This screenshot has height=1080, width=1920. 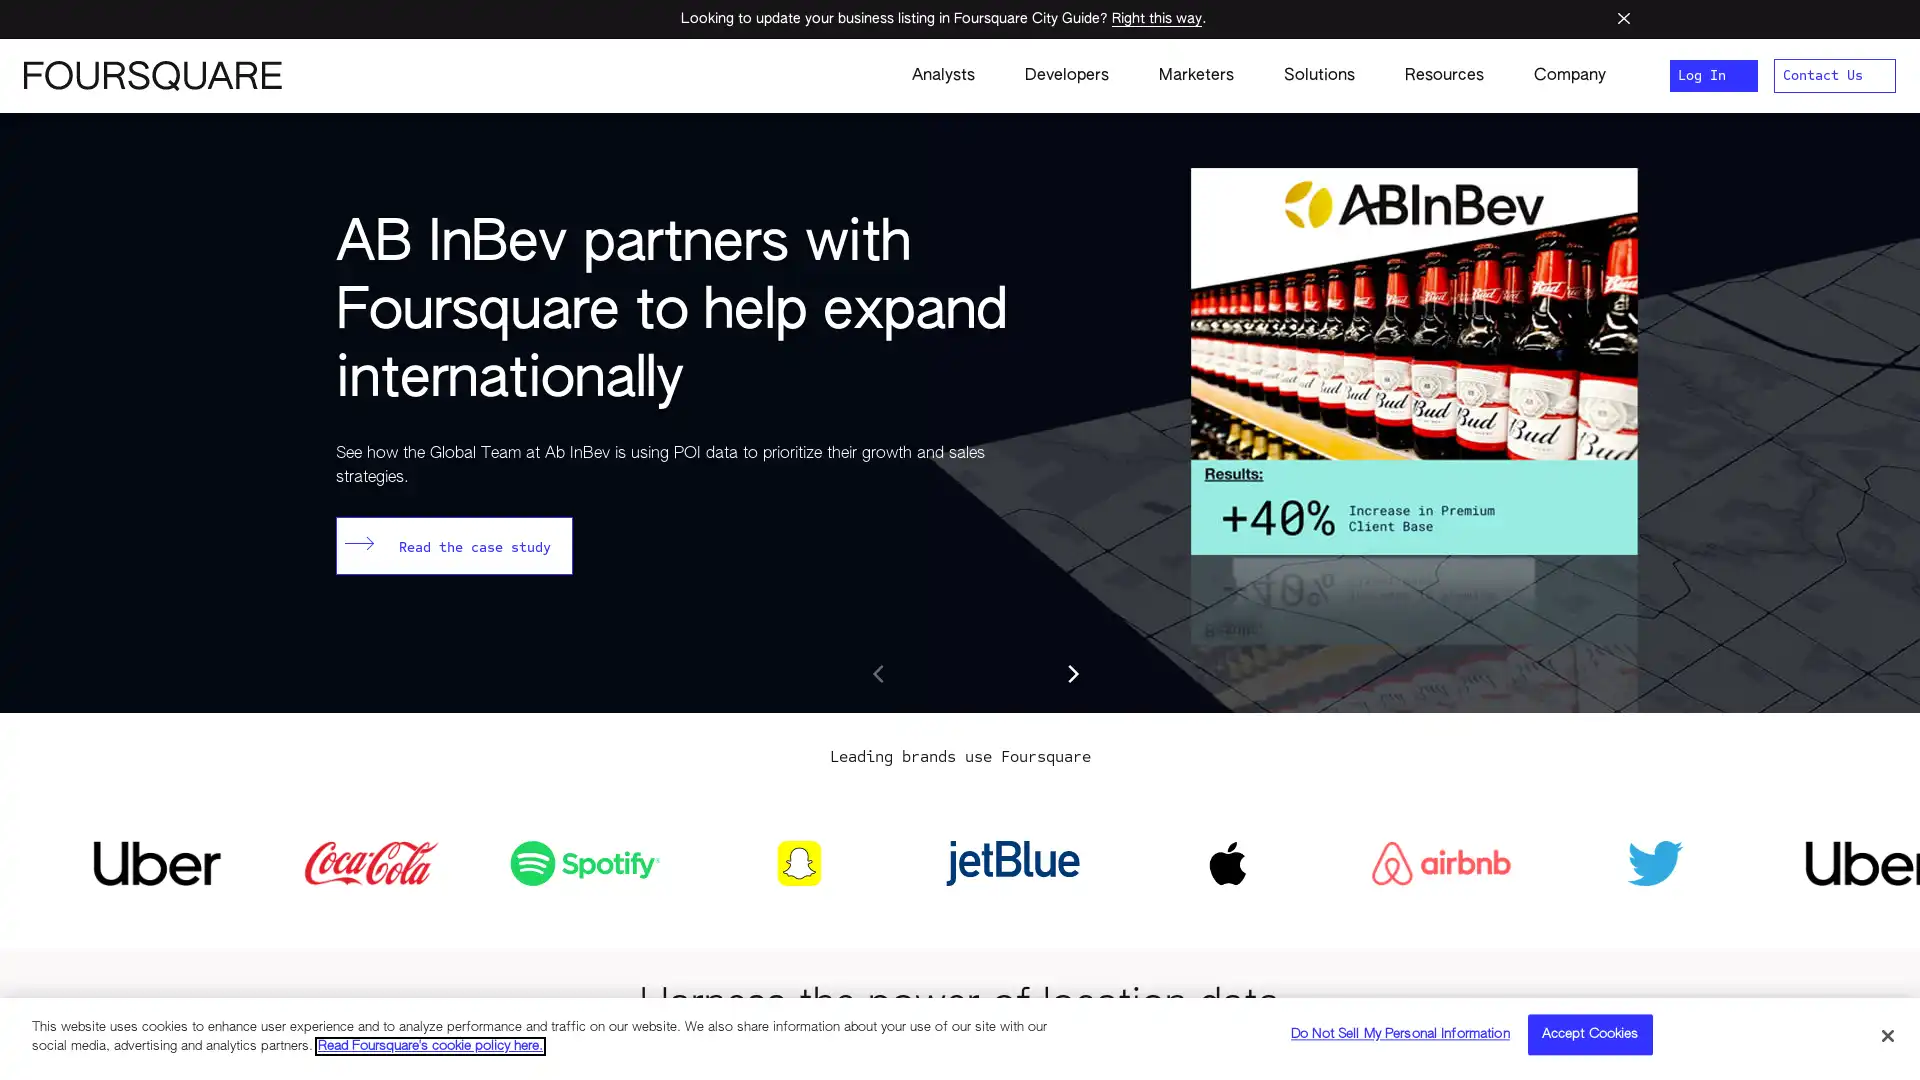 What do you see at coordinates (1556, 76) in the screenshot?
I see `Company` at bounding box center [1556, 76].